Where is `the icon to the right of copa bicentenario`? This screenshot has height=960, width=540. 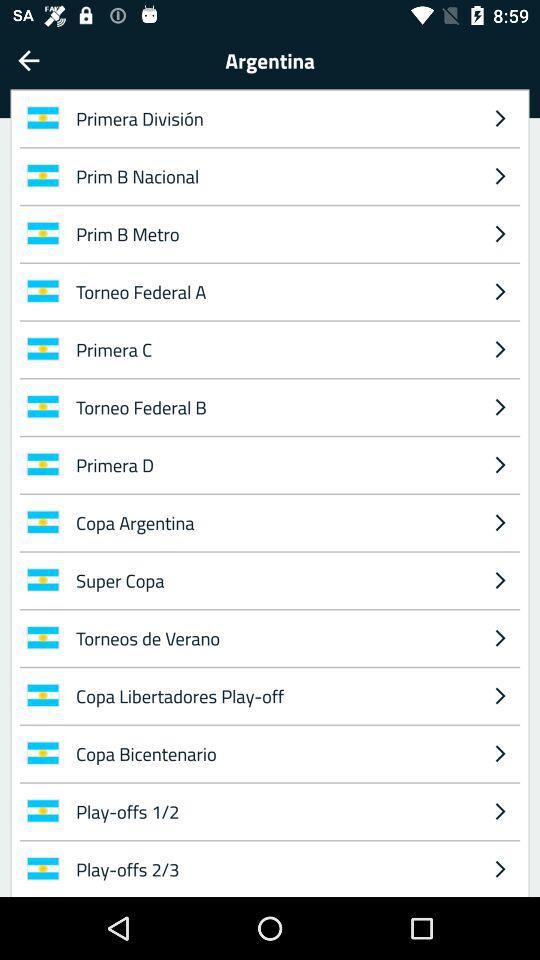
the icon to the right of copa bicentenario is located at coordinates (499, 811).